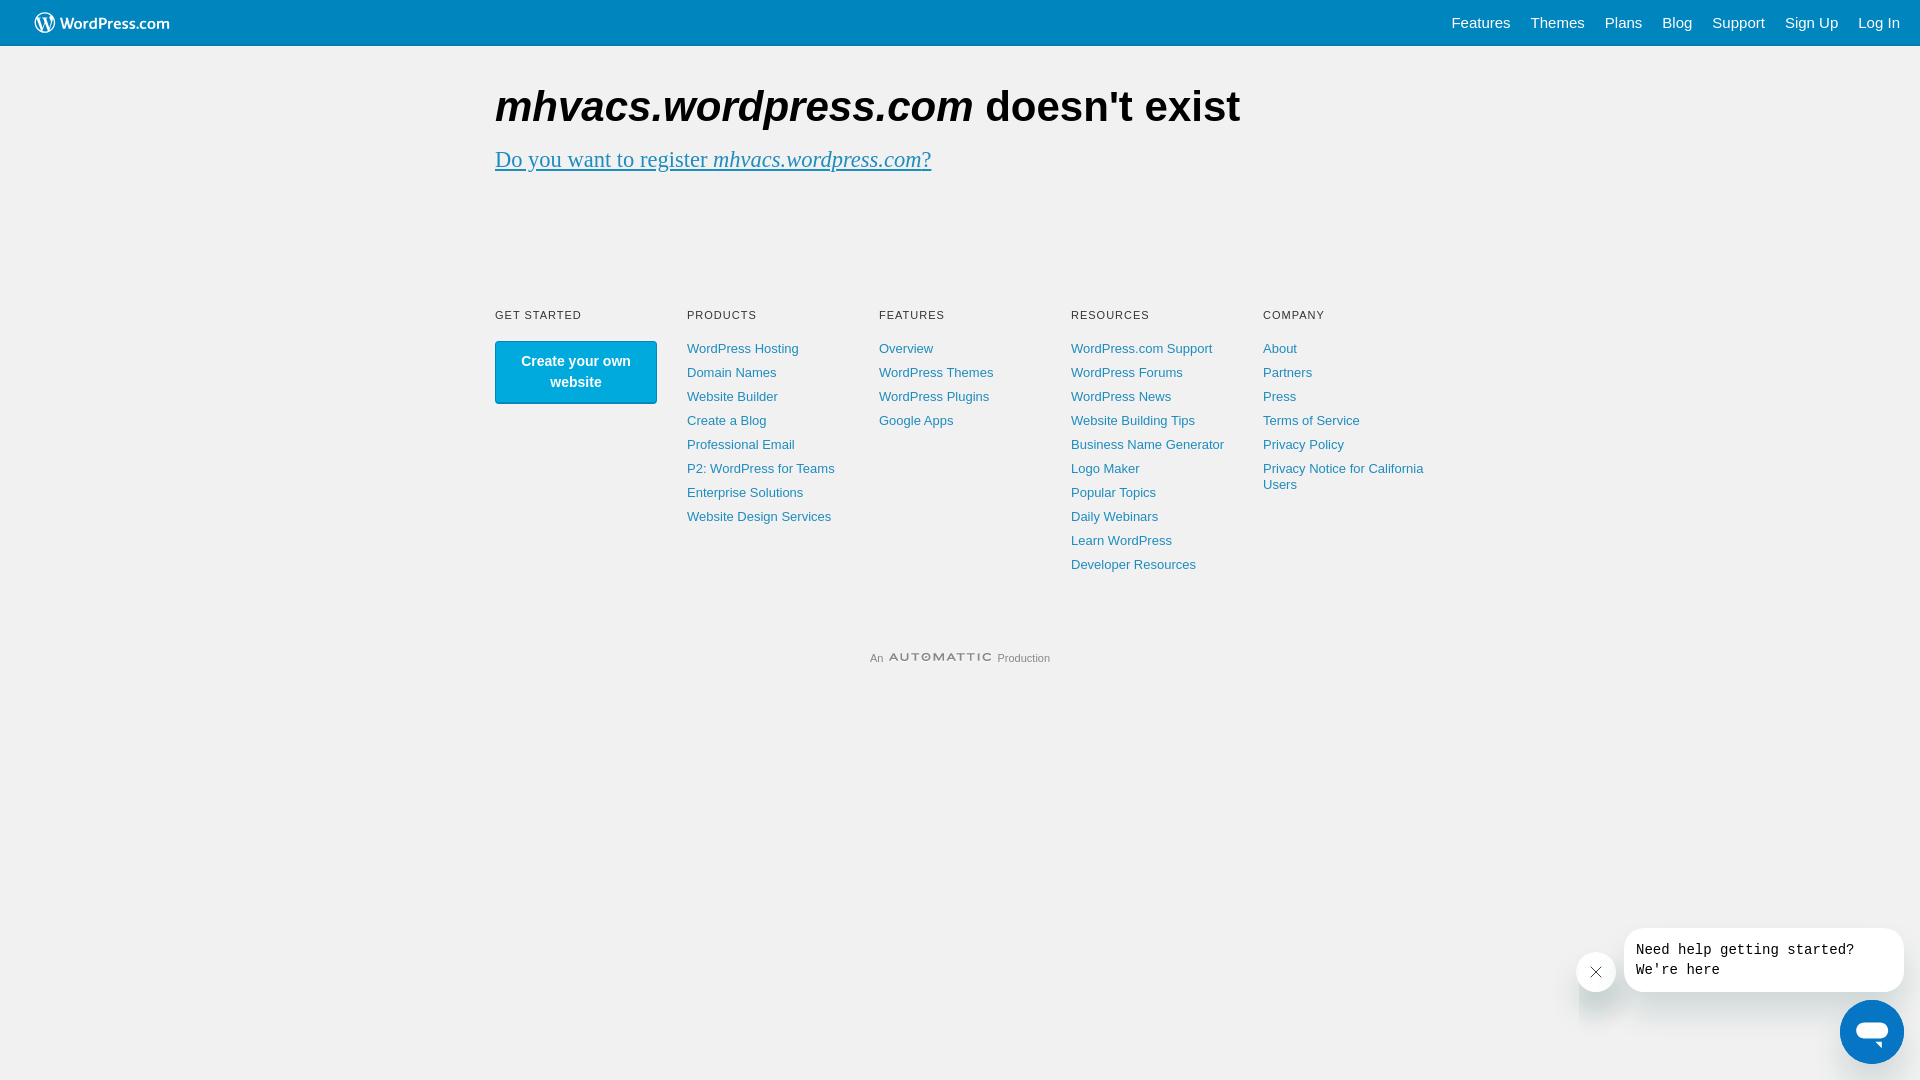  Describe the element at coordinates (713, 158) in the screenshot. I see `'Do you want to register mhvacs.wordpress.com?'` at that location.